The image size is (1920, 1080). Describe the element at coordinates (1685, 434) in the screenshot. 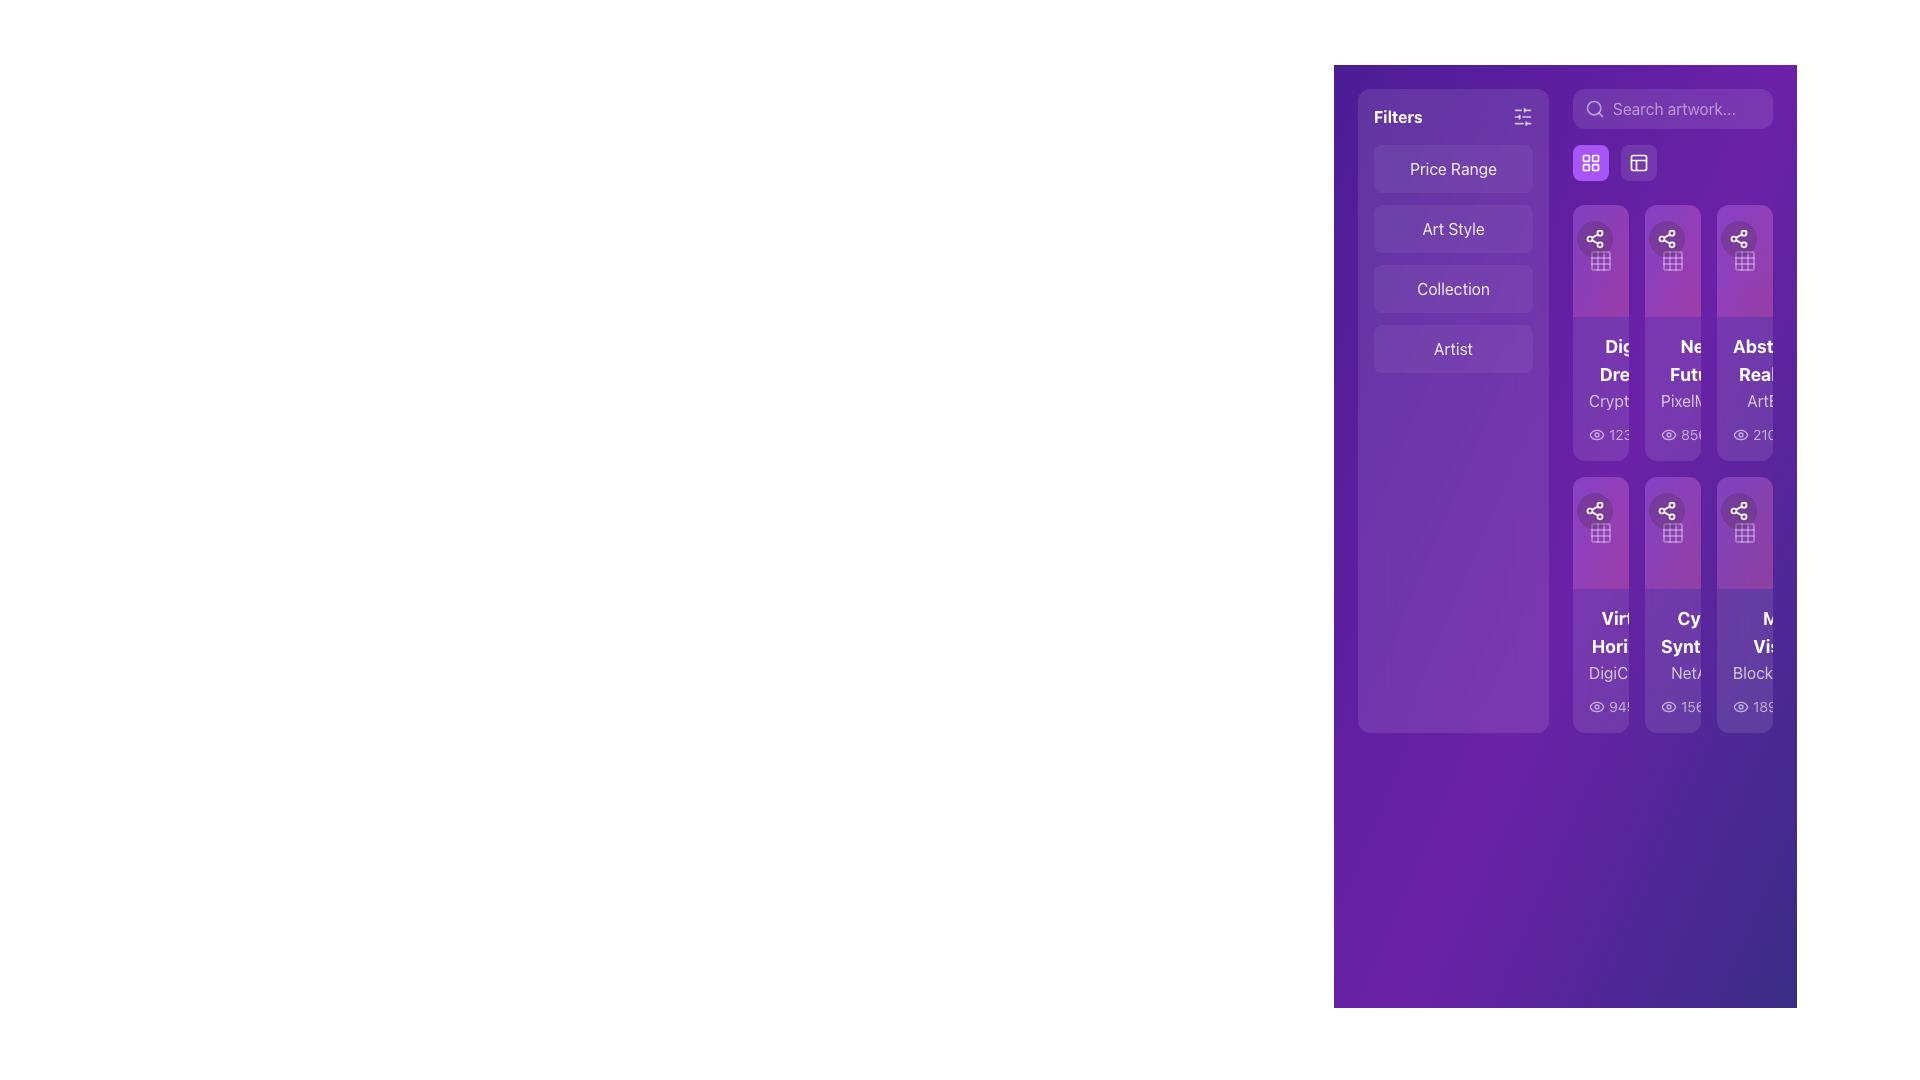

I see `the information icon, which is a small outlined circle with an 'i' inside, located to the far right of the numerical text '89'` at that location.